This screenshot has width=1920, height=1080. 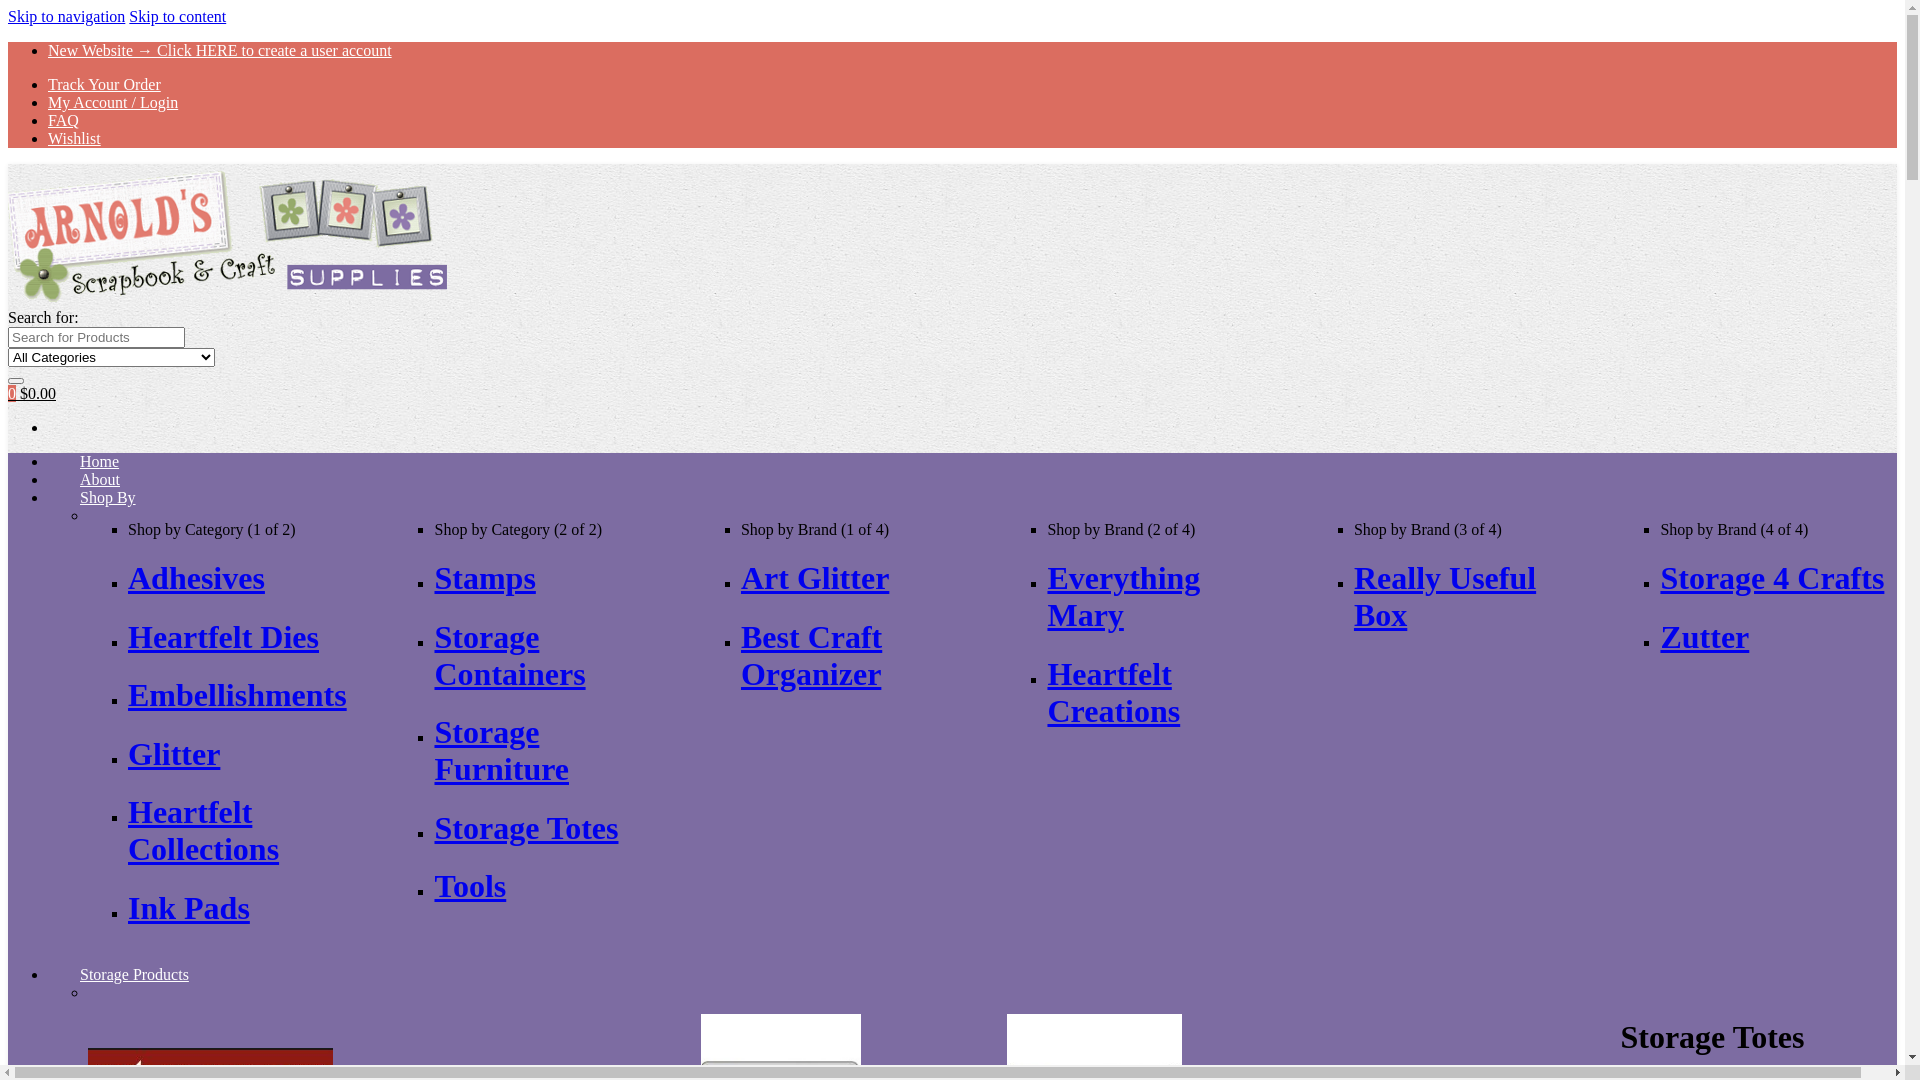 I want to click on 'Skip to content', so click(x=177, y=16).